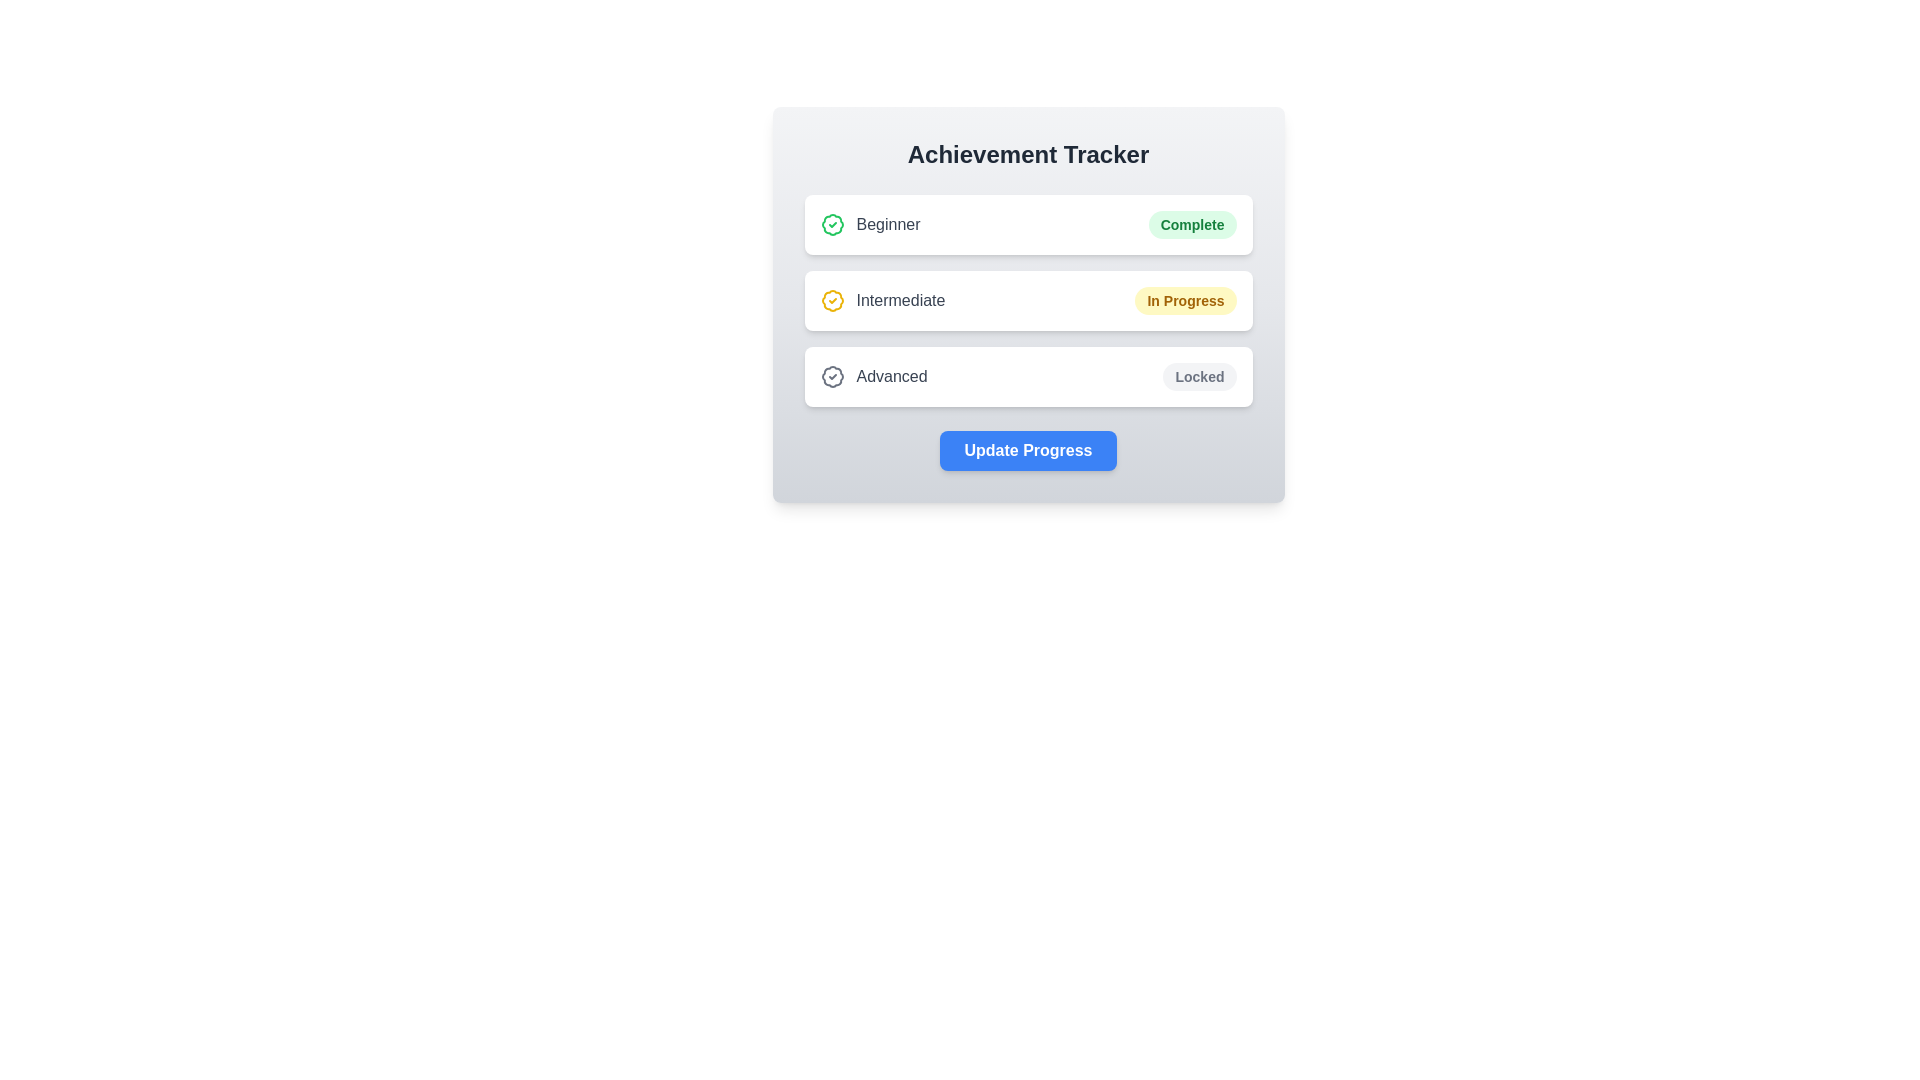 The height and width of the screenshot is (1080, 1920). I want to click on the progress status indicator for the intermediate level within the 'Achievement Tracker', located between 'Beginner - Complete' and 'Advanced - Locked', so click(1028, 300).